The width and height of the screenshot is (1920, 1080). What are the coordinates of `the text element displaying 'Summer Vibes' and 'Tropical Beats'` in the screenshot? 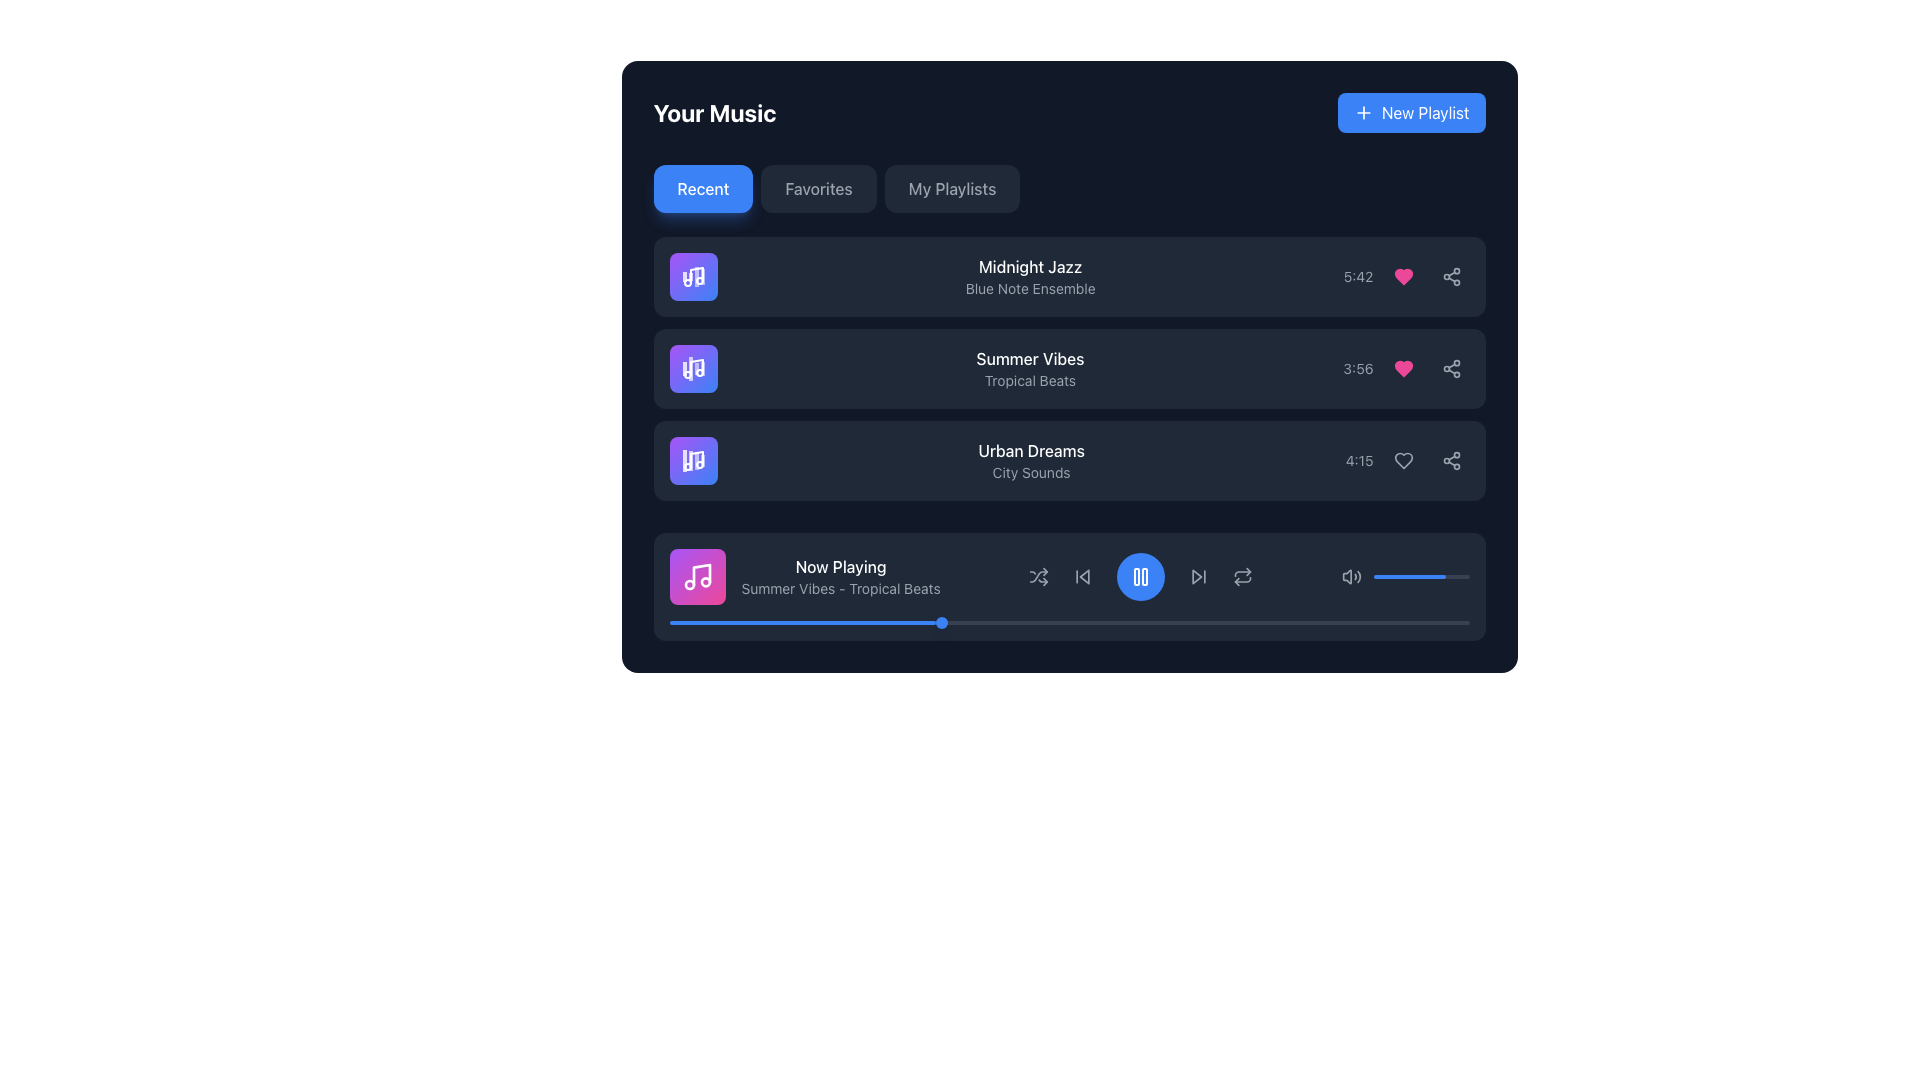 It's located at (1030, 369).